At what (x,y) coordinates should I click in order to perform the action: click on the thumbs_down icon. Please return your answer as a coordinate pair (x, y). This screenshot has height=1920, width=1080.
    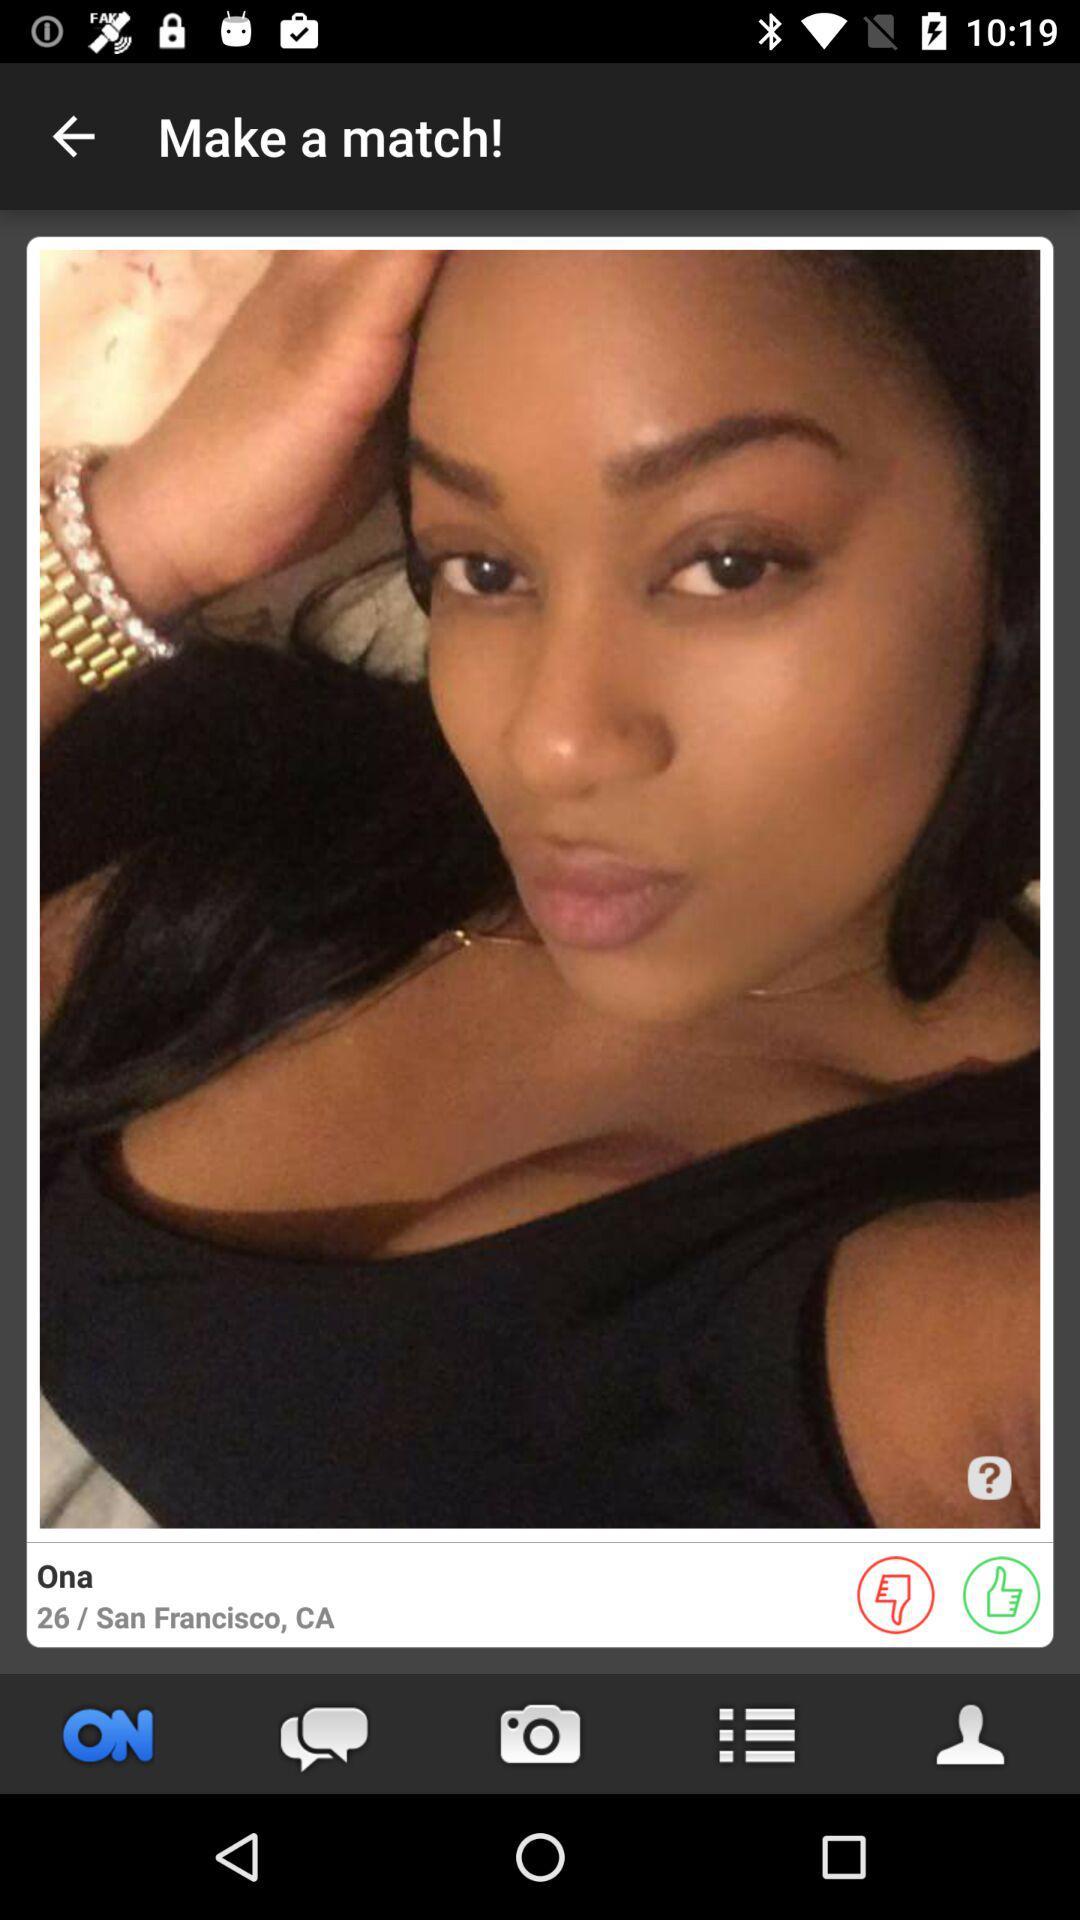
    Looking at the image, I should click on (895, 1594).